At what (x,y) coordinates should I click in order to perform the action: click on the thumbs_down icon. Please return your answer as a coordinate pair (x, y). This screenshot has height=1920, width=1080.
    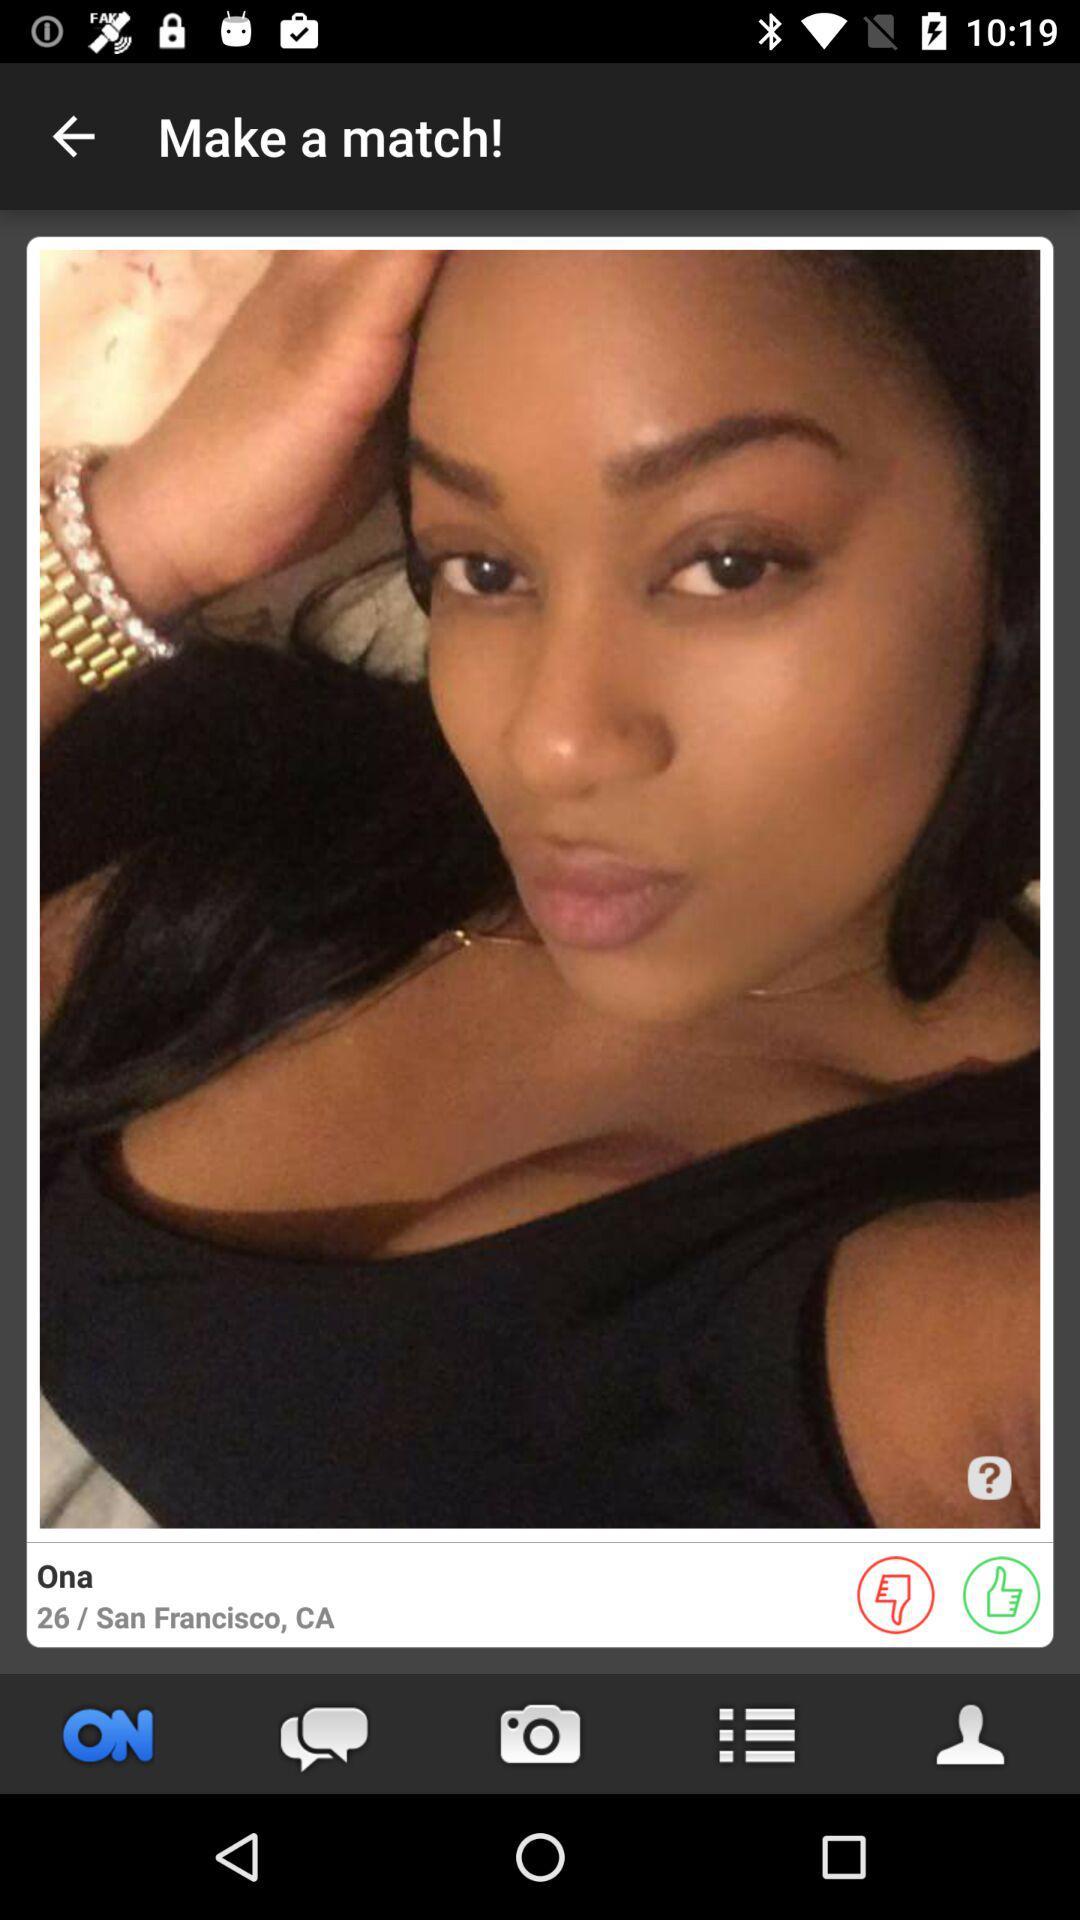
    Looking at the image, I should click on (895, 1594).